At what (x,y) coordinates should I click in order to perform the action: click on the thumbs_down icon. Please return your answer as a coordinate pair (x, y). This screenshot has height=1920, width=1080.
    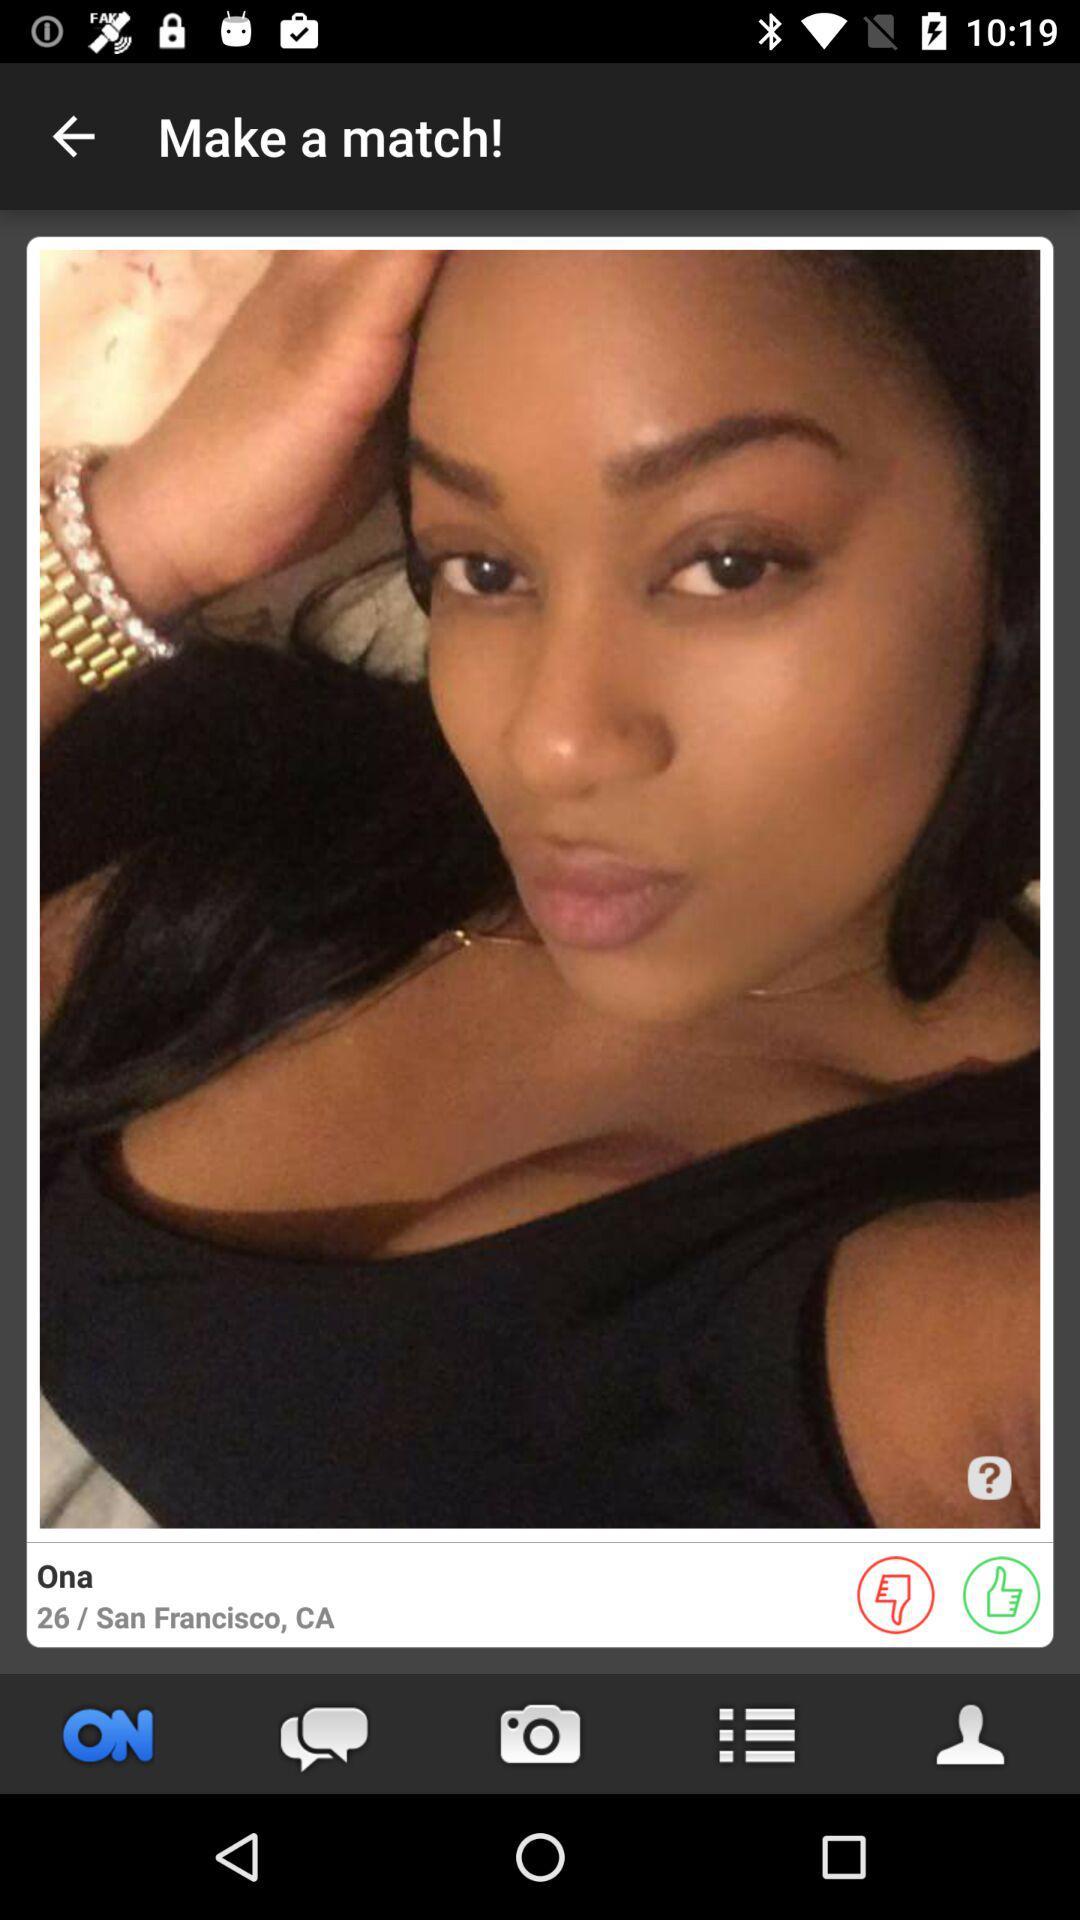
    Looking at the image, I should click on (895, 1594).